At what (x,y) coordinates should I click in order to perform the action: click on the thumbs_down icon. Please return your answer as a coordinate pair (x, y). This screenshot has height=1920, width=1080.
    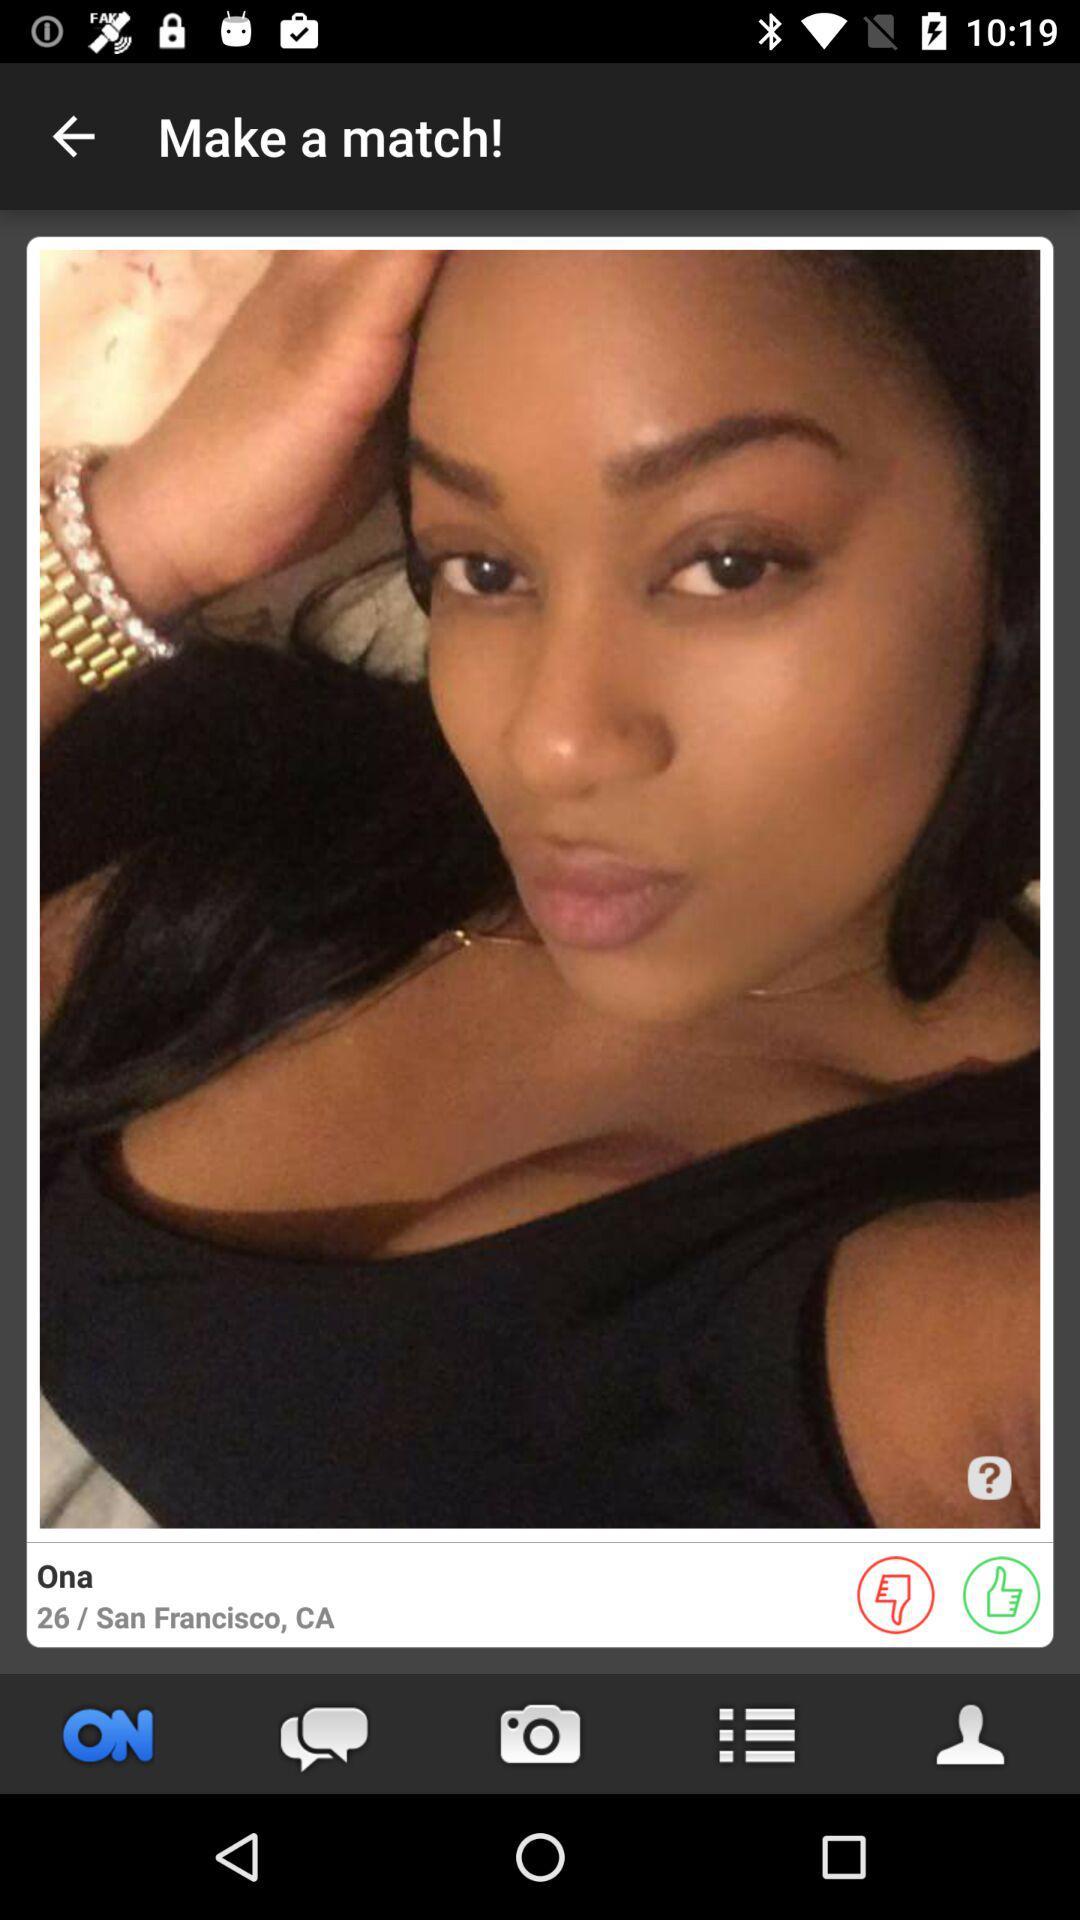
    Looking at the image, I should click on (895, 1594).